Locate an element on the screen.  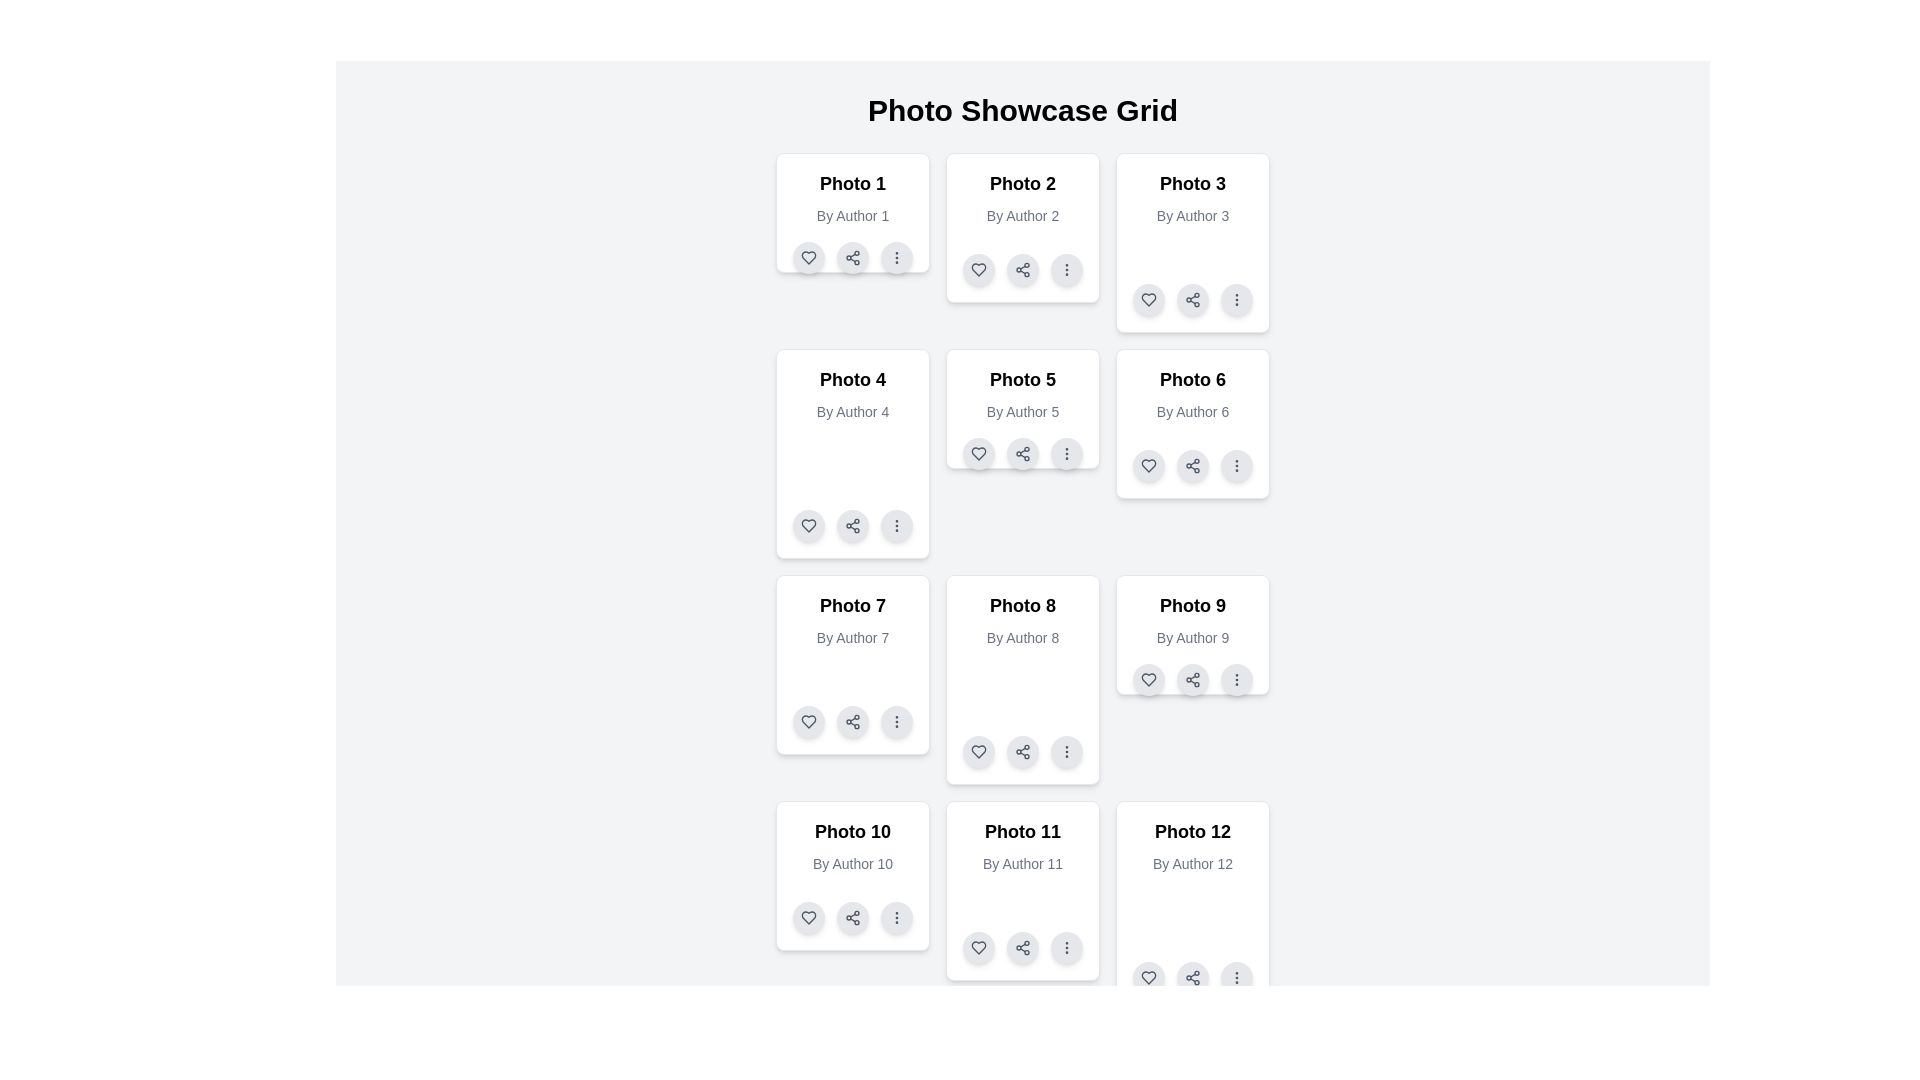
the favorite button for 'Photo 5' is located at coordinates (979, 454).